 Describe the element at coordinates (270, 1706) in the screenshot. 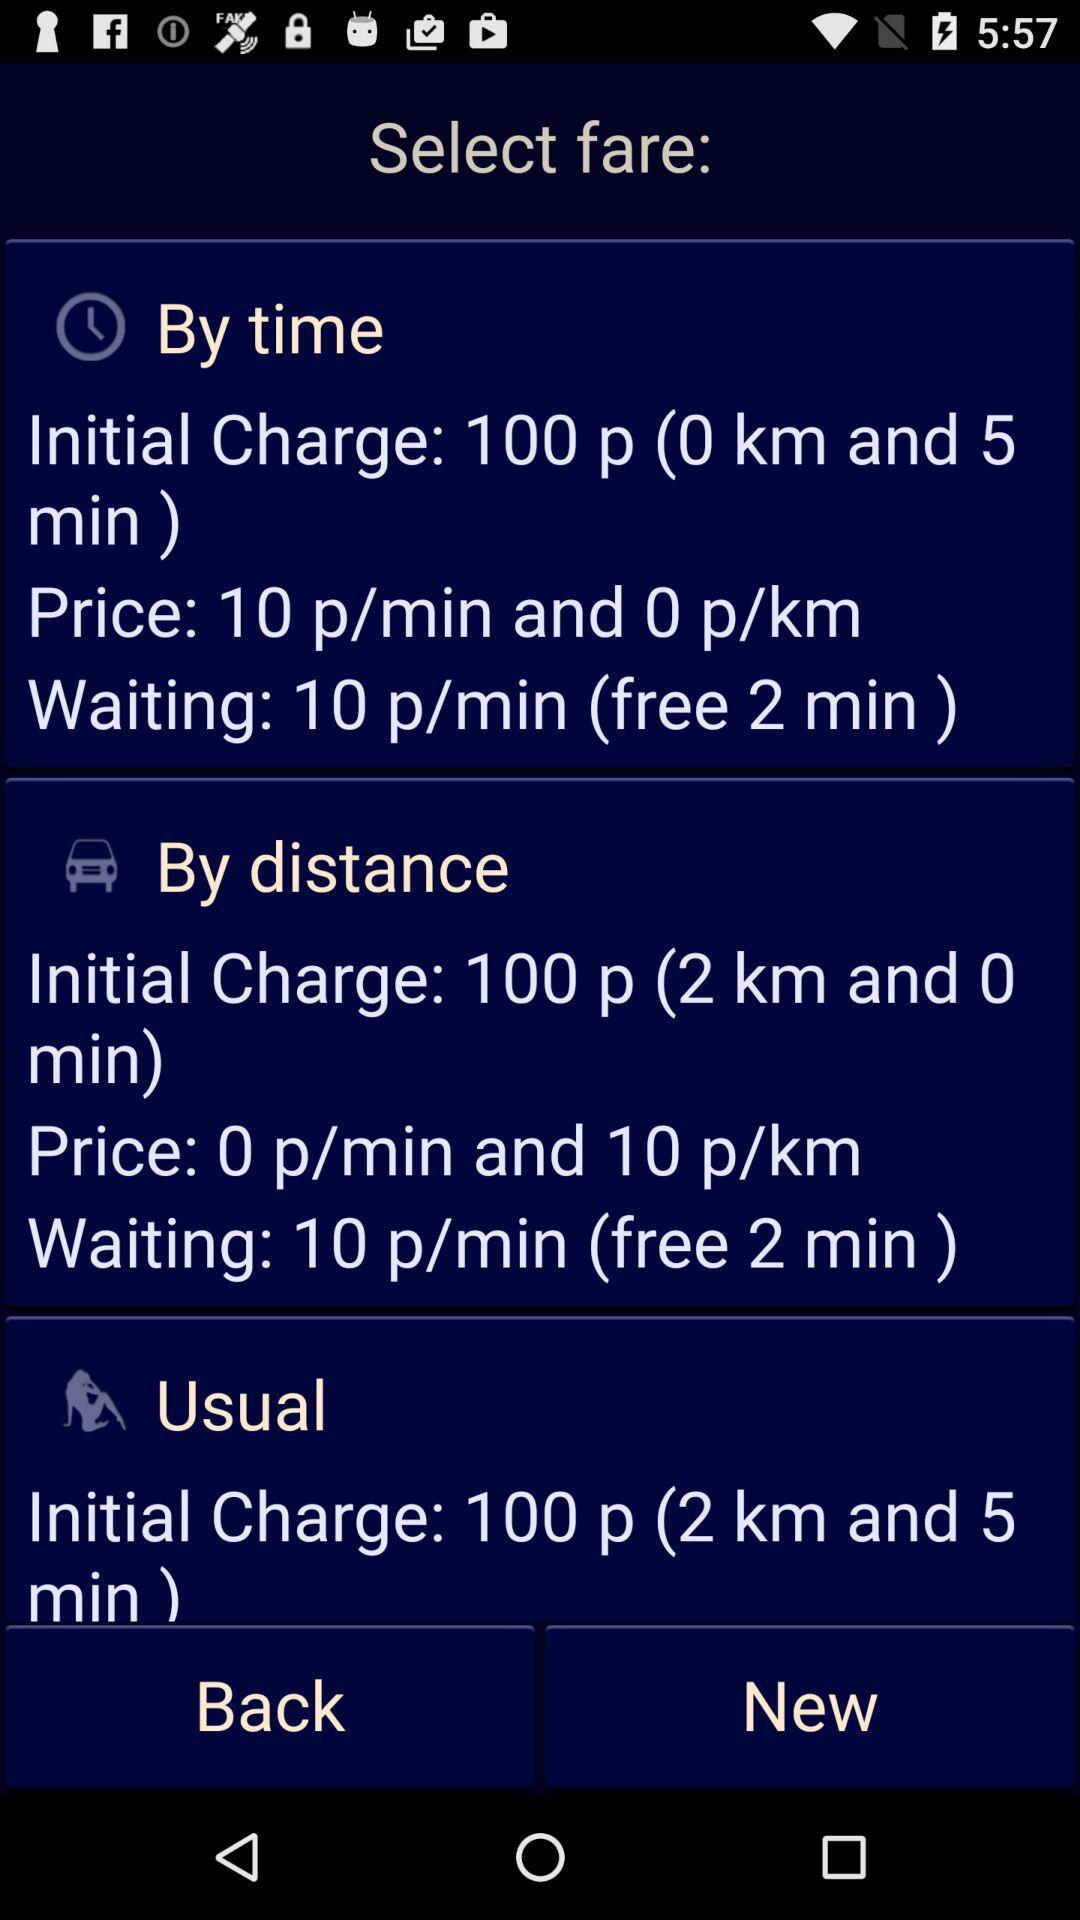

I see `icon at the bottom left corner` at that location.